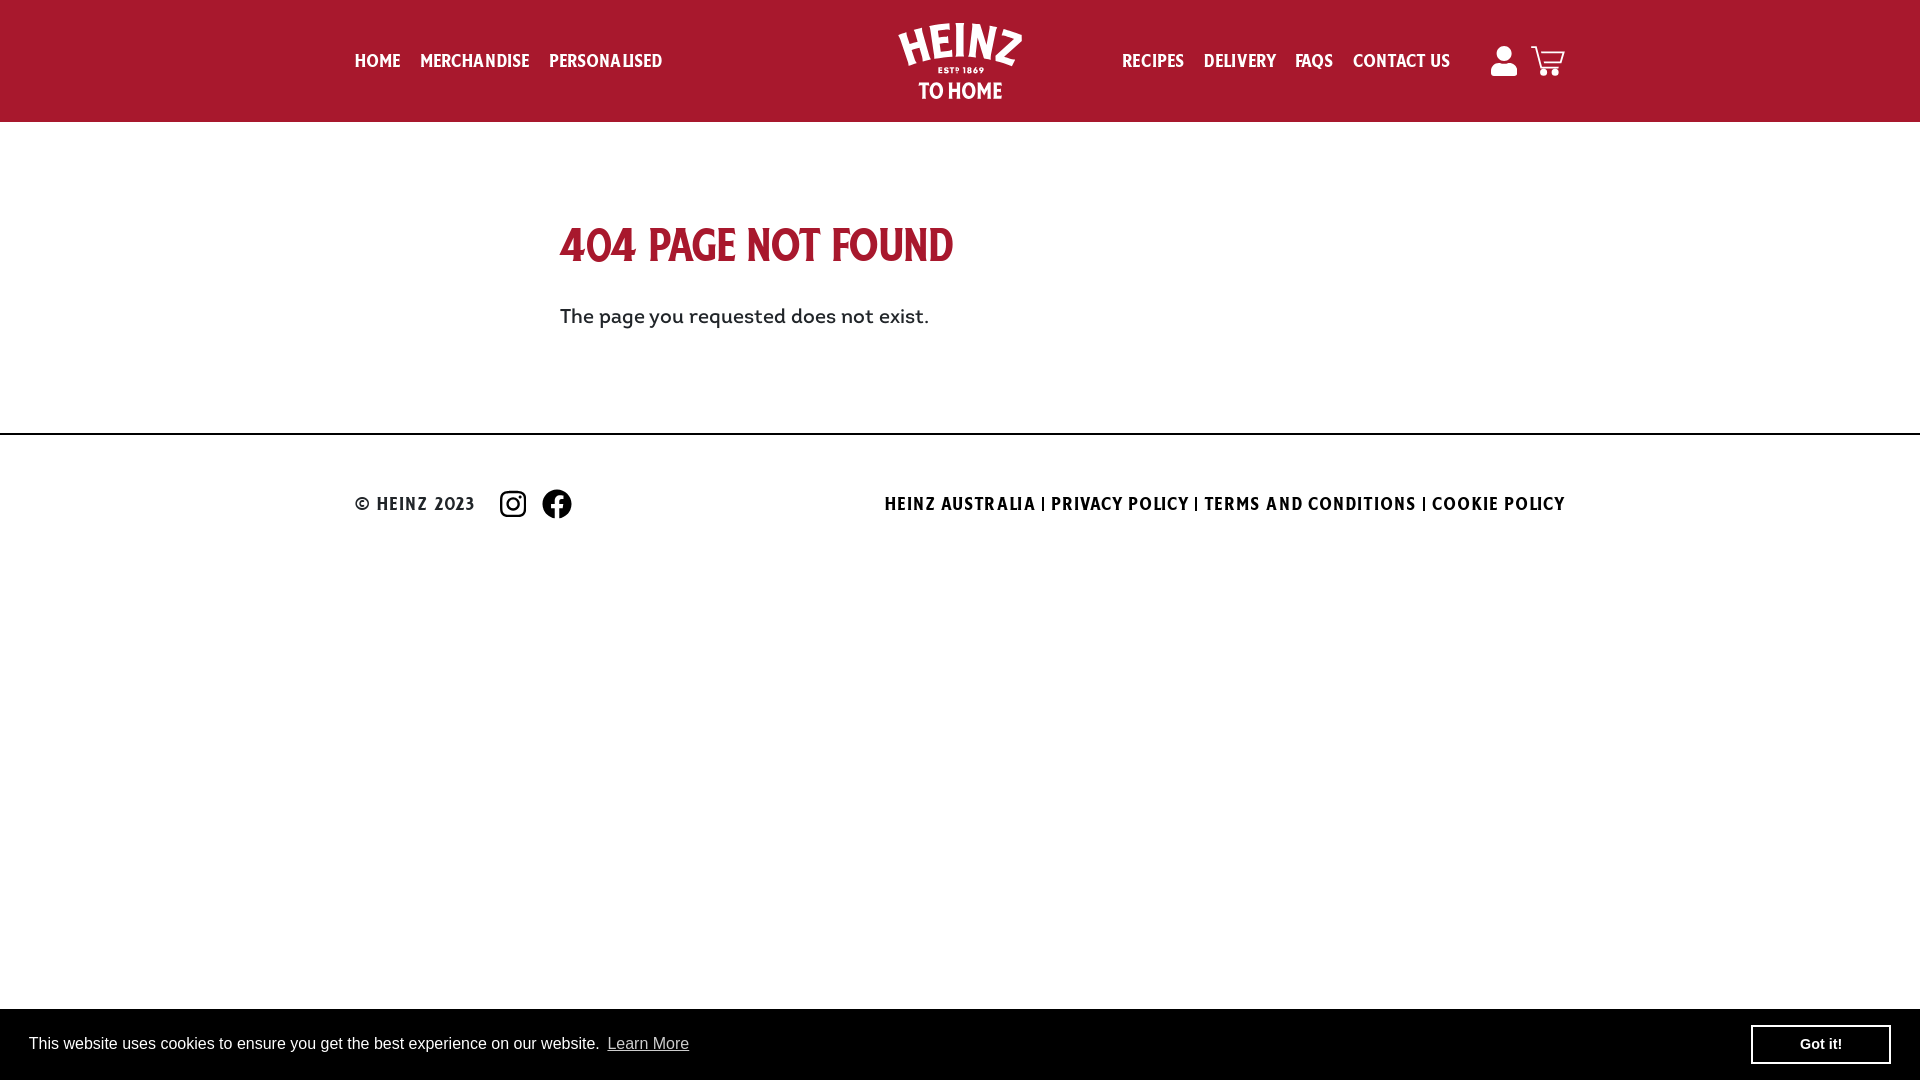  Describe the element at coordinates (648, 1043) in the screenshot. I see `'Learn More'` at that location.